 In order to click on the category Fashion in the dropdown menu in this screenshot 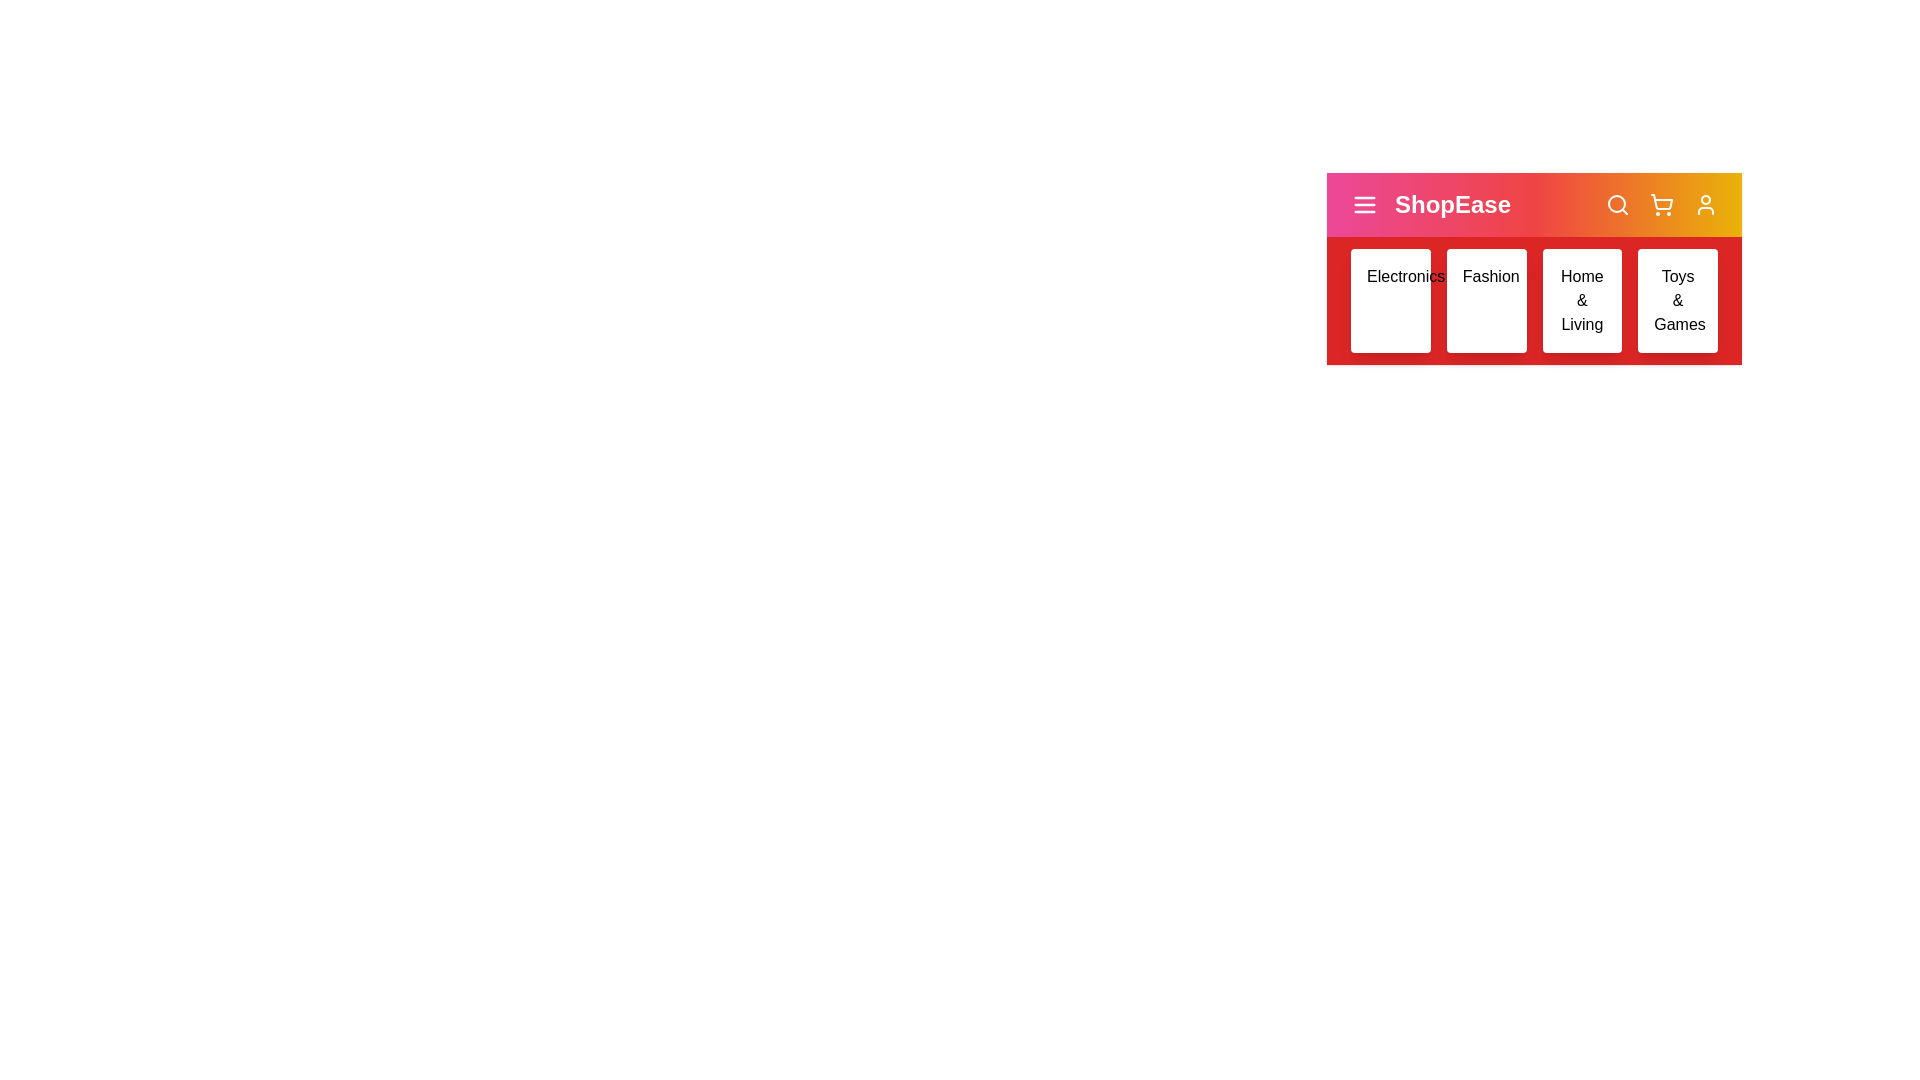, I will do `click(1486, 300)`.